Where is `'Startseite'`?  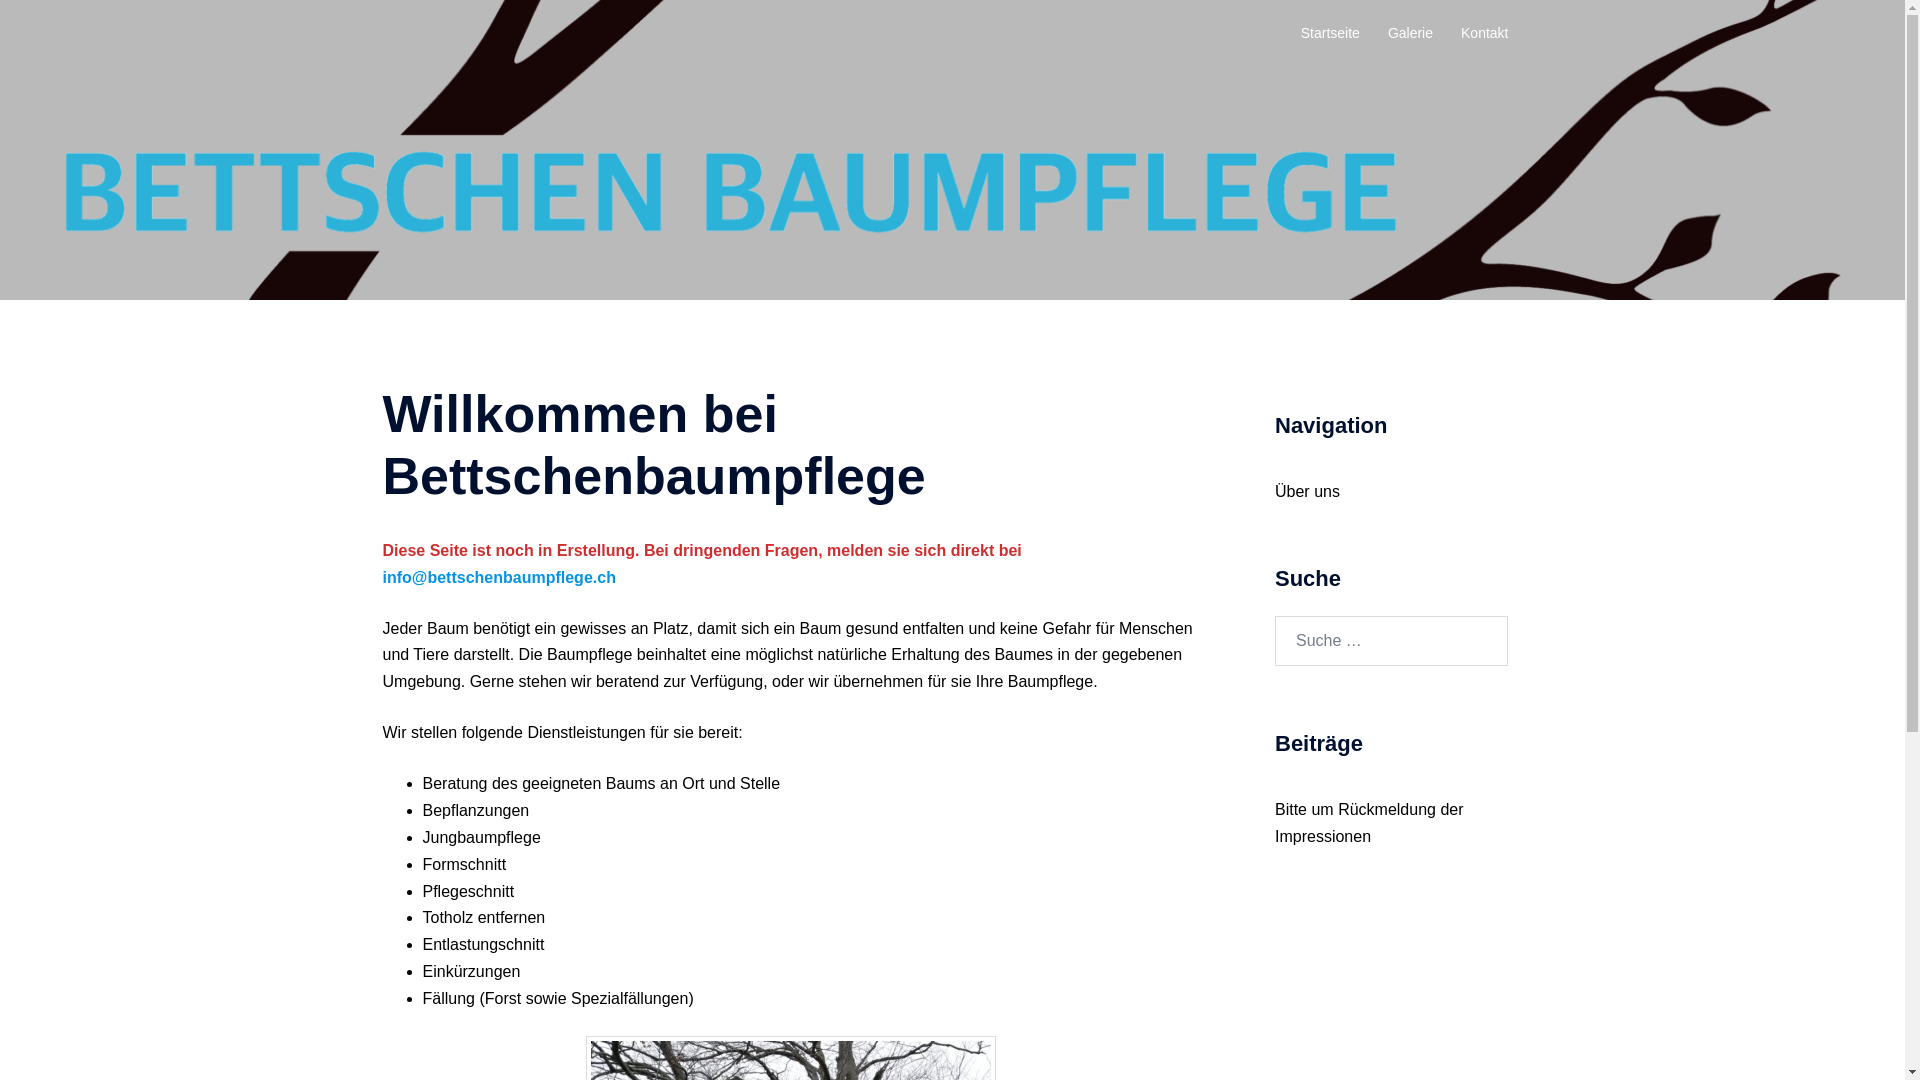
'Startseite' is located at coordinates (1330, 34).